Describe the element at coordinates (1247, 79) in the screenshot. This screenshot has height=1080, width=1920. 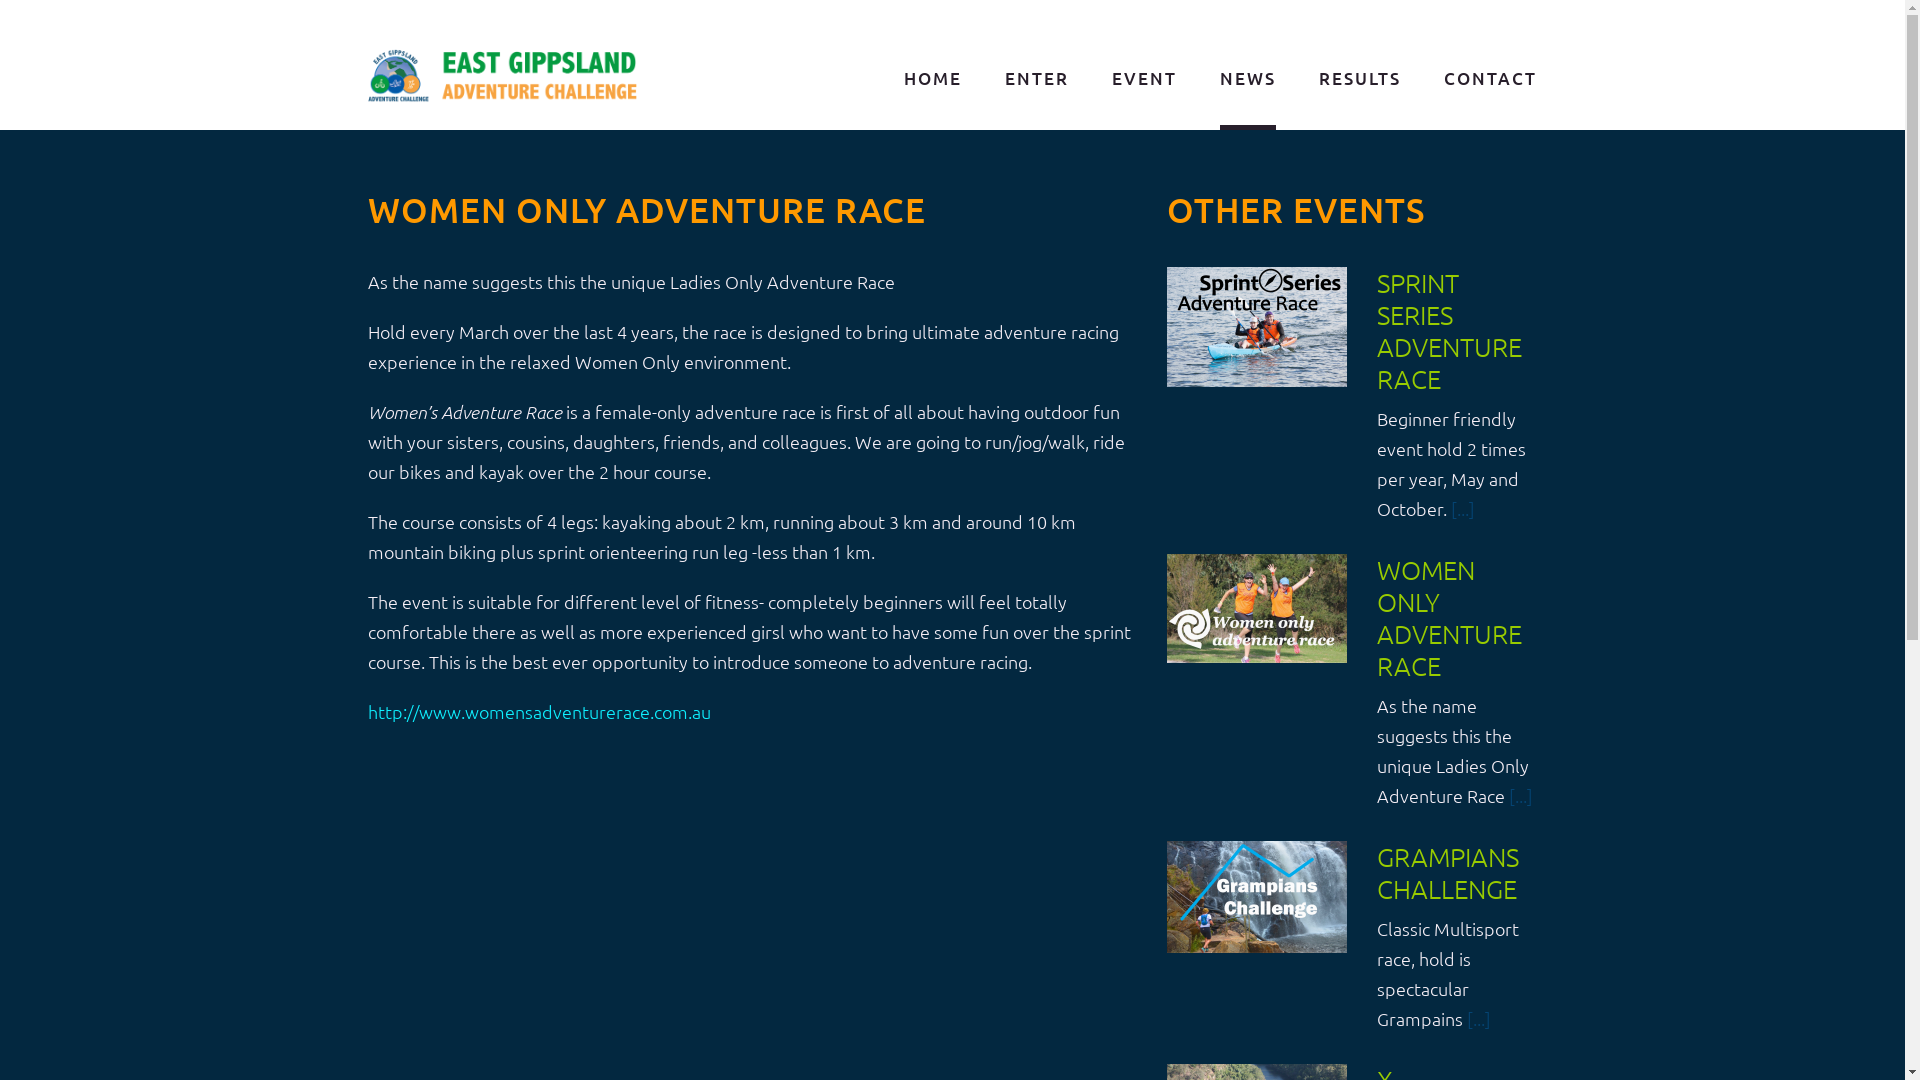
I see `'NEWS'` at that location.